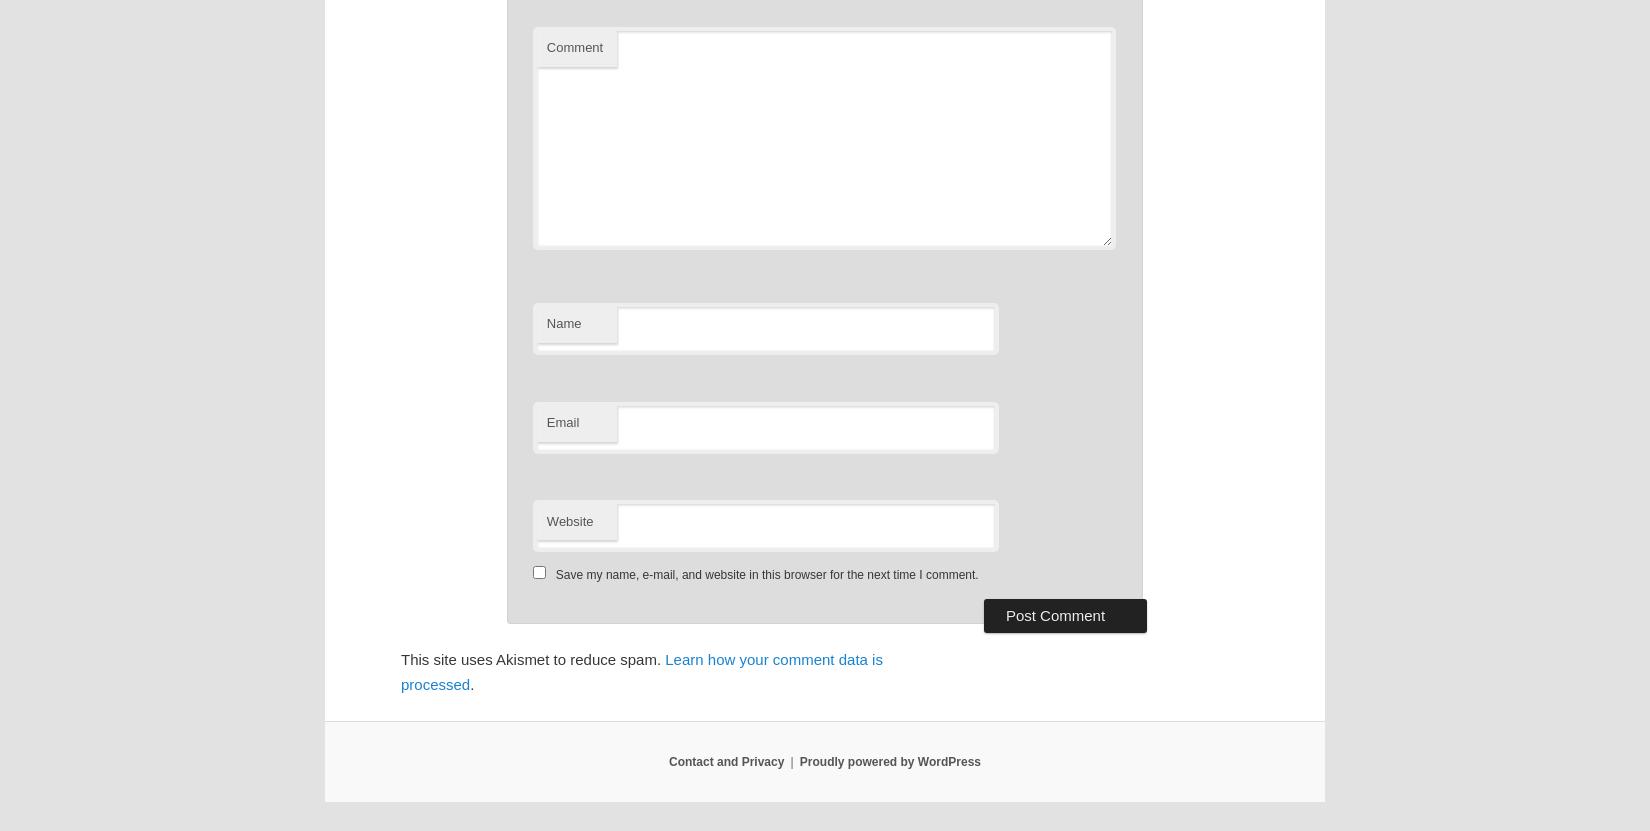 The image size is (1650, 831). I want to click on 'Website', so click(568, 519).